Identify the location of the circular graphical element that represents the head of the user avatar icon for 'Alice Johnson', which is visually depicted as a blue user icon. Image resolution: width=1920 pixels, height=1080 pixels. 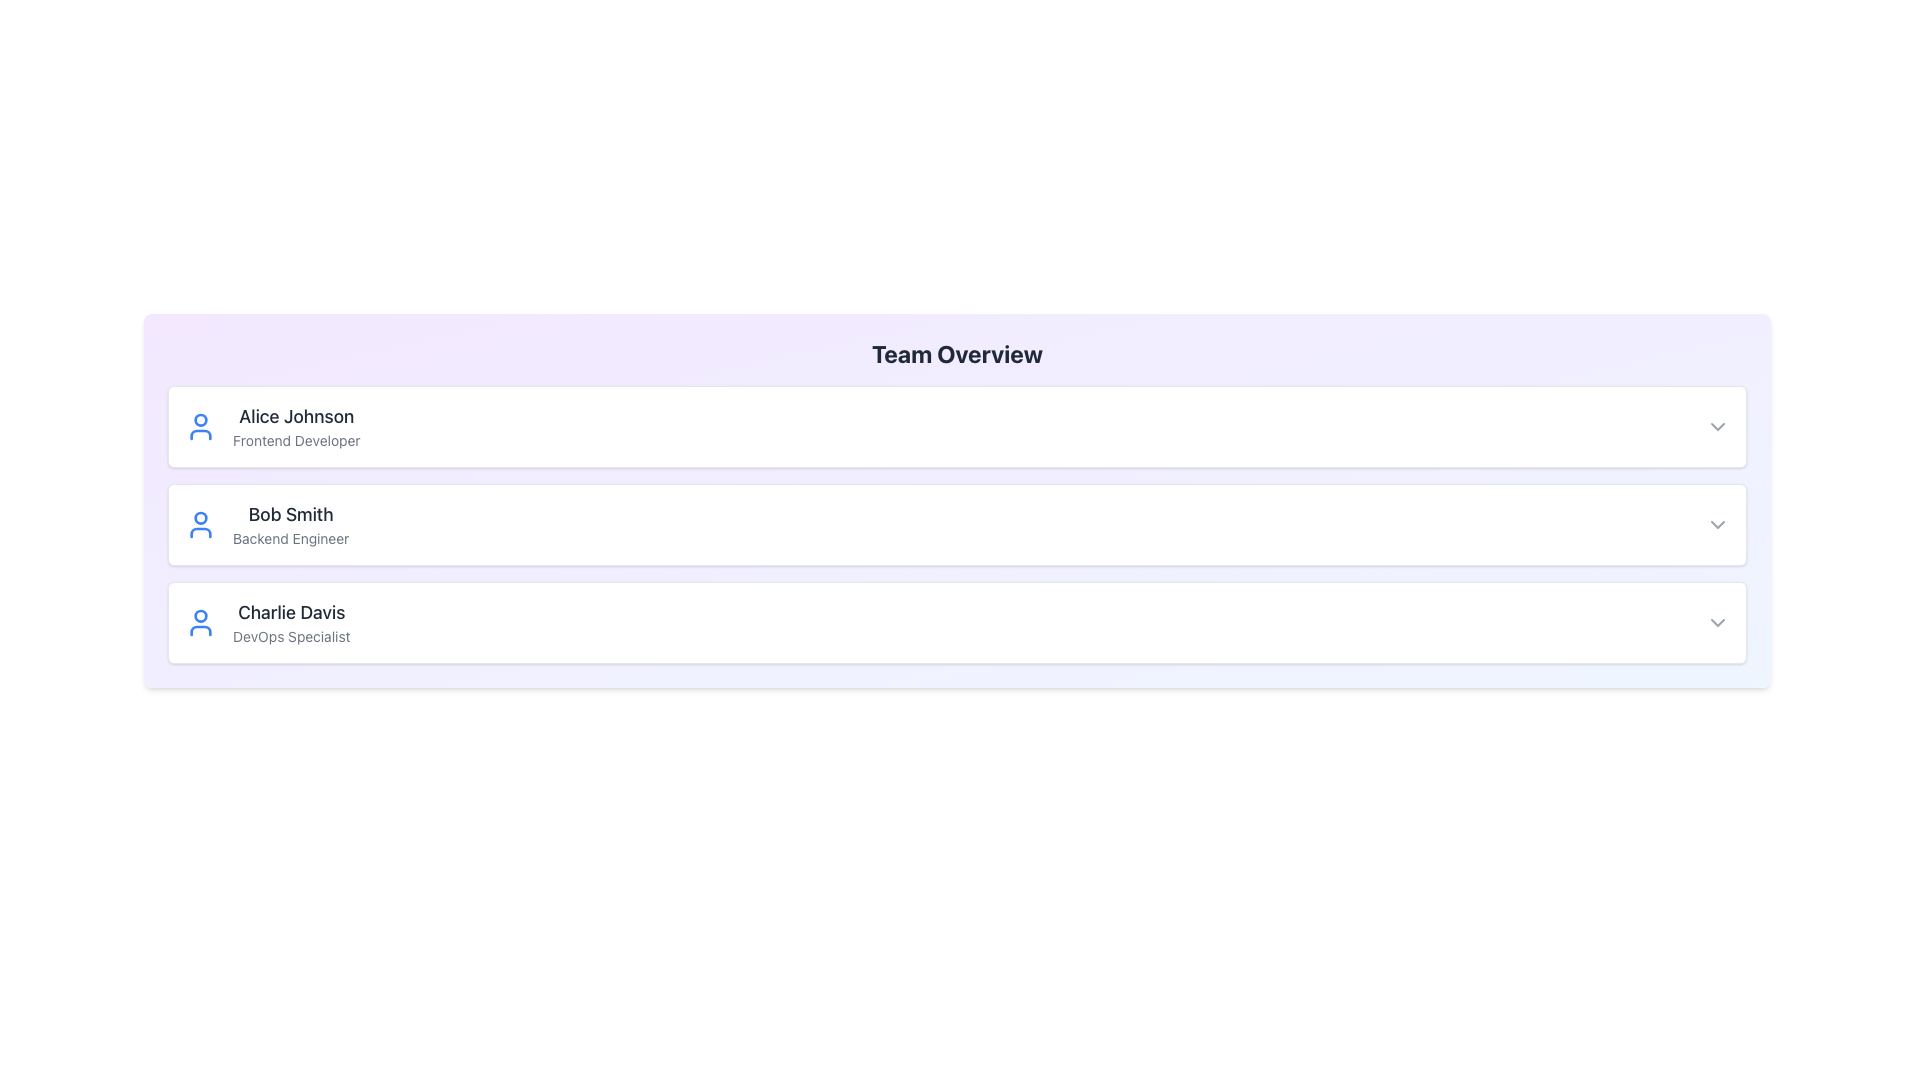
(201, 419).